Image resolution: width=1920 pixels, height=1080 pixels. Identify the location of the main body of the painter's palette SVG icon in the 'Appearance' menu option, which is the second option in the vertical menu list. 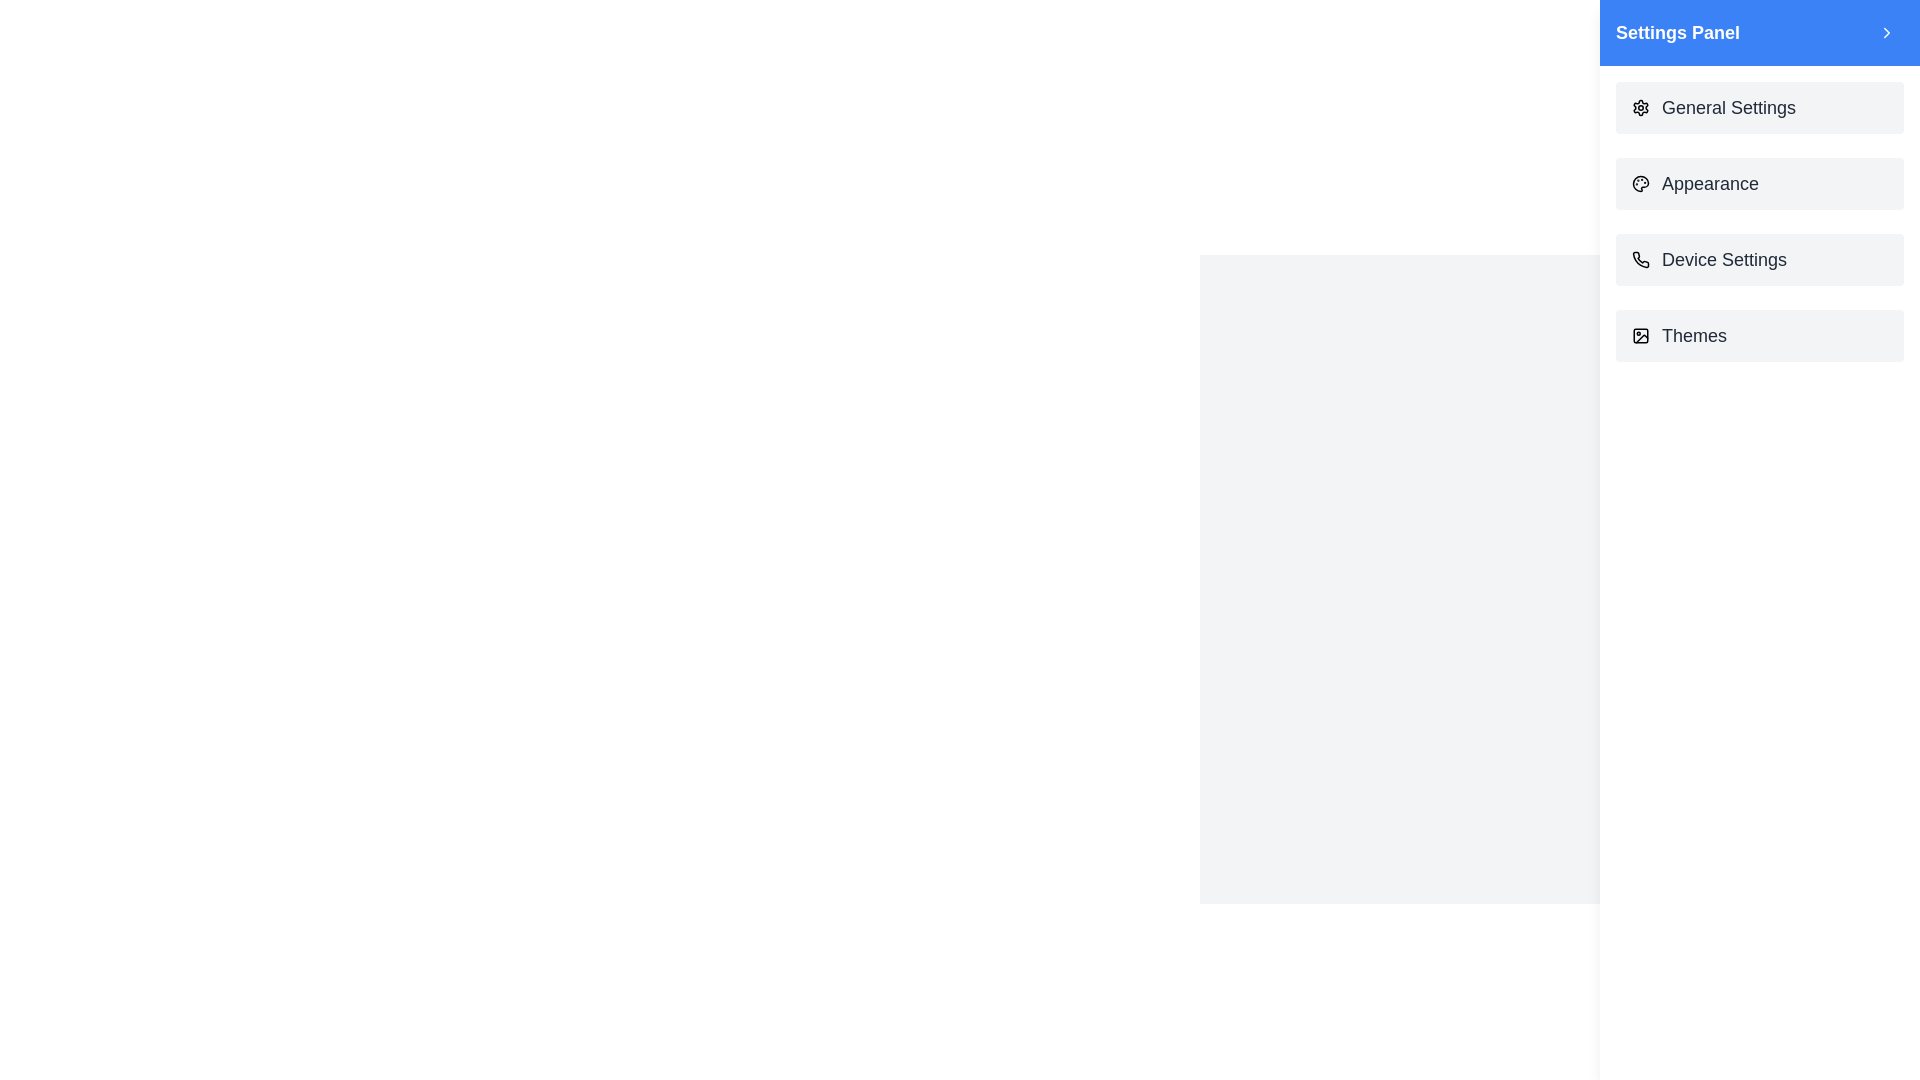
(1641, 184).